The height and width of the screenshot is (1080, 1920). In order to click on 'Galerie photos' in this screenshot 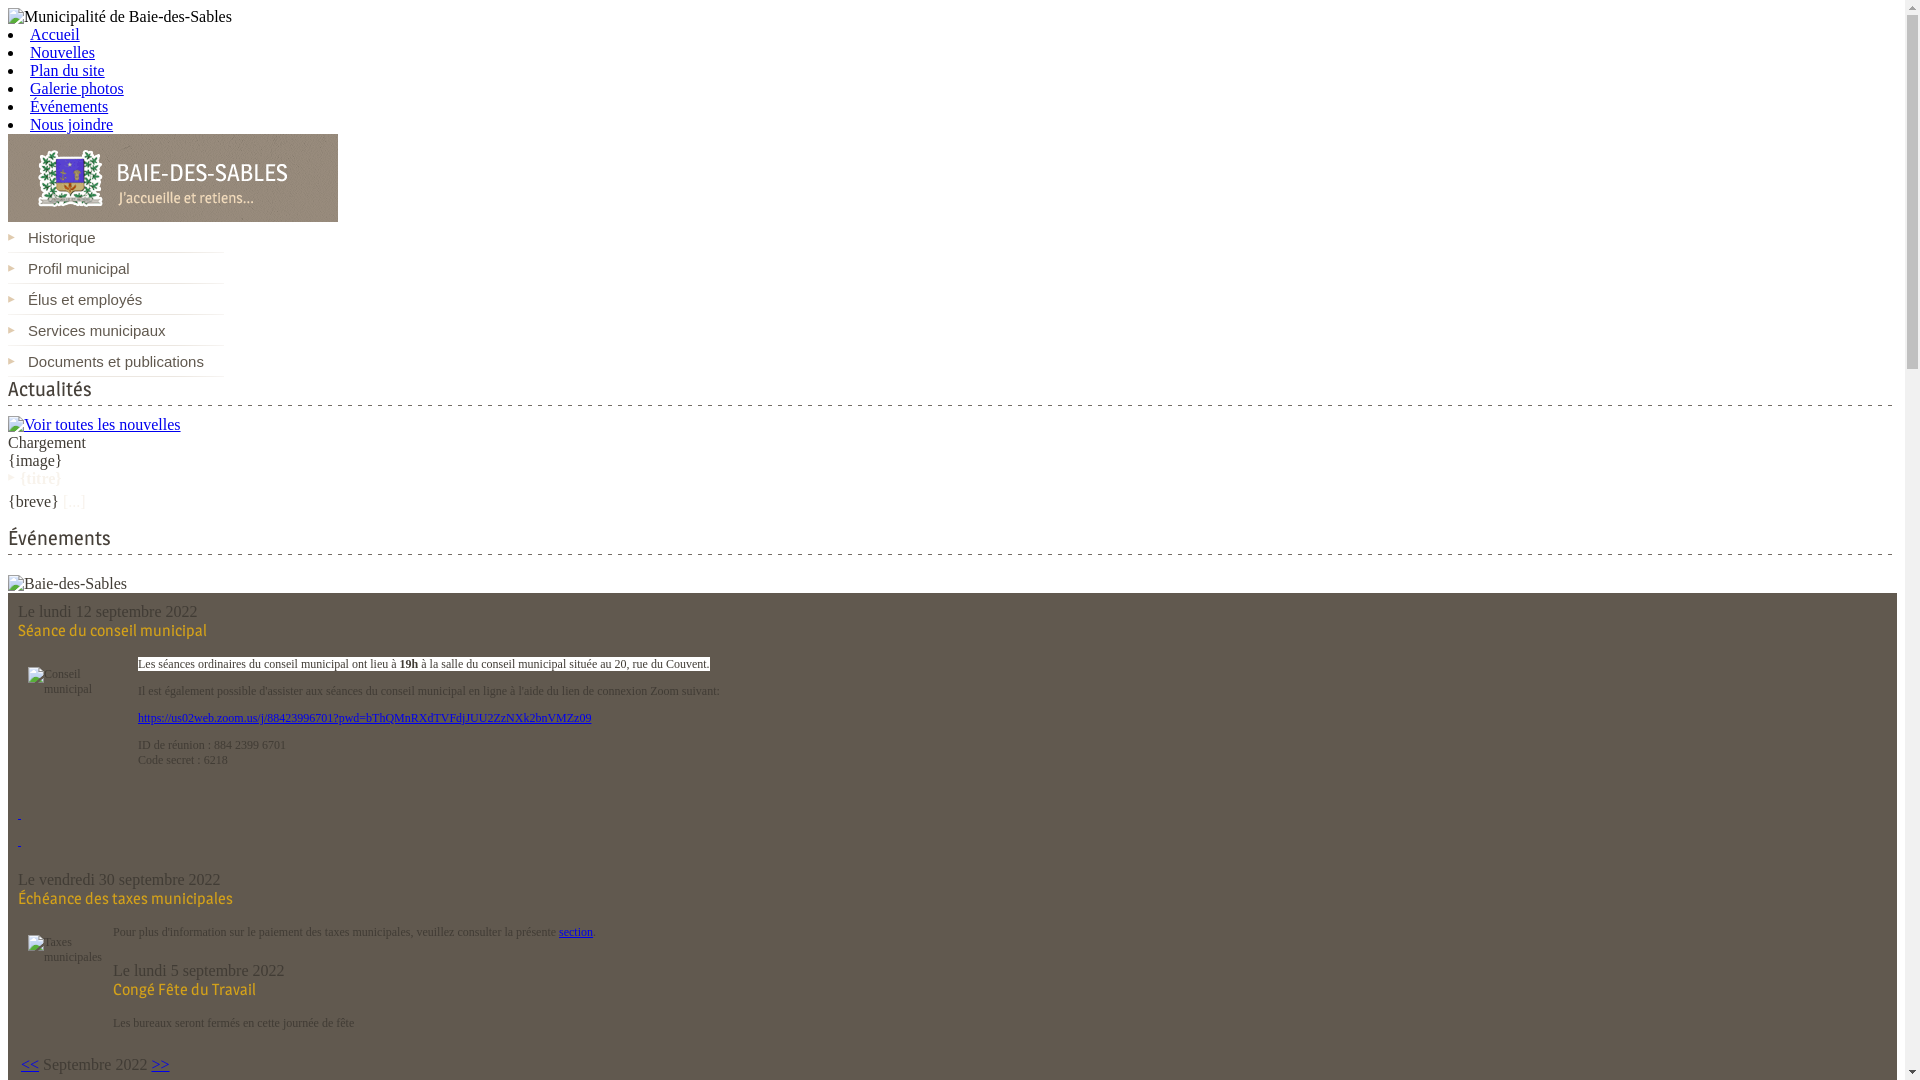, I will do `click(76, 87)`.